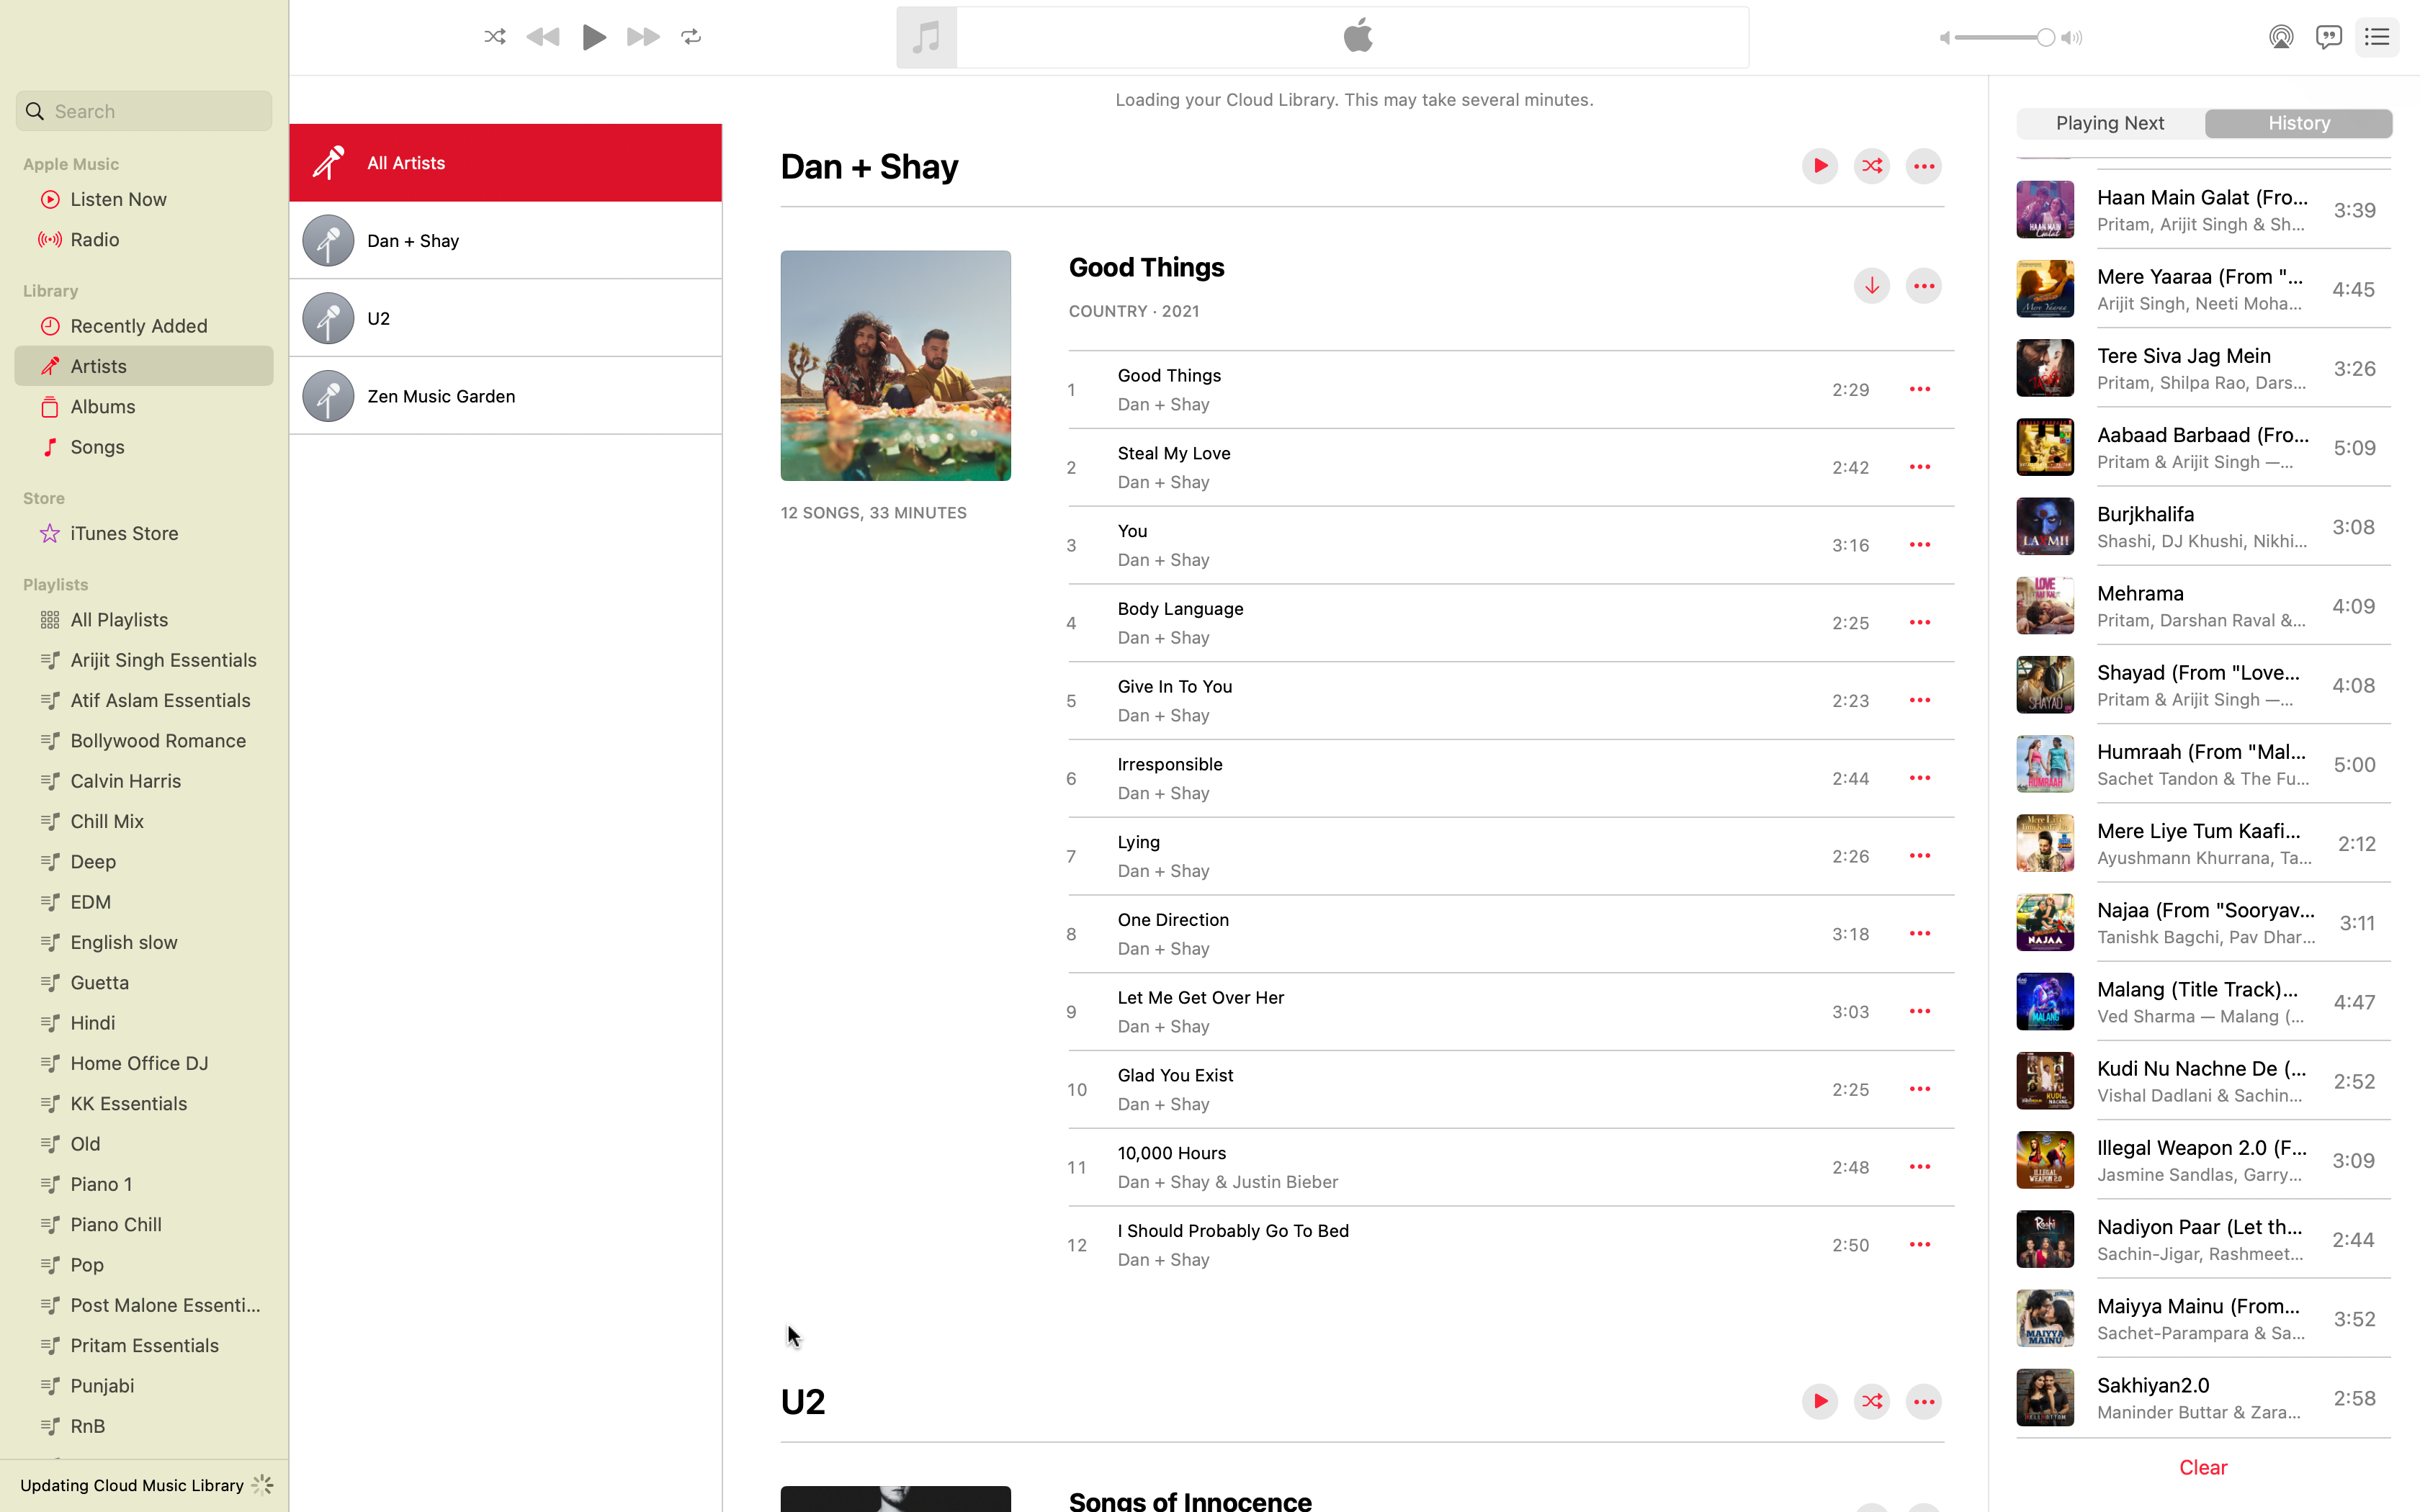 Image resolution: width=2420 pixels, height=1512 pixels. I want to click on the more options menu for the song "Good Things, so click(1919, 387).